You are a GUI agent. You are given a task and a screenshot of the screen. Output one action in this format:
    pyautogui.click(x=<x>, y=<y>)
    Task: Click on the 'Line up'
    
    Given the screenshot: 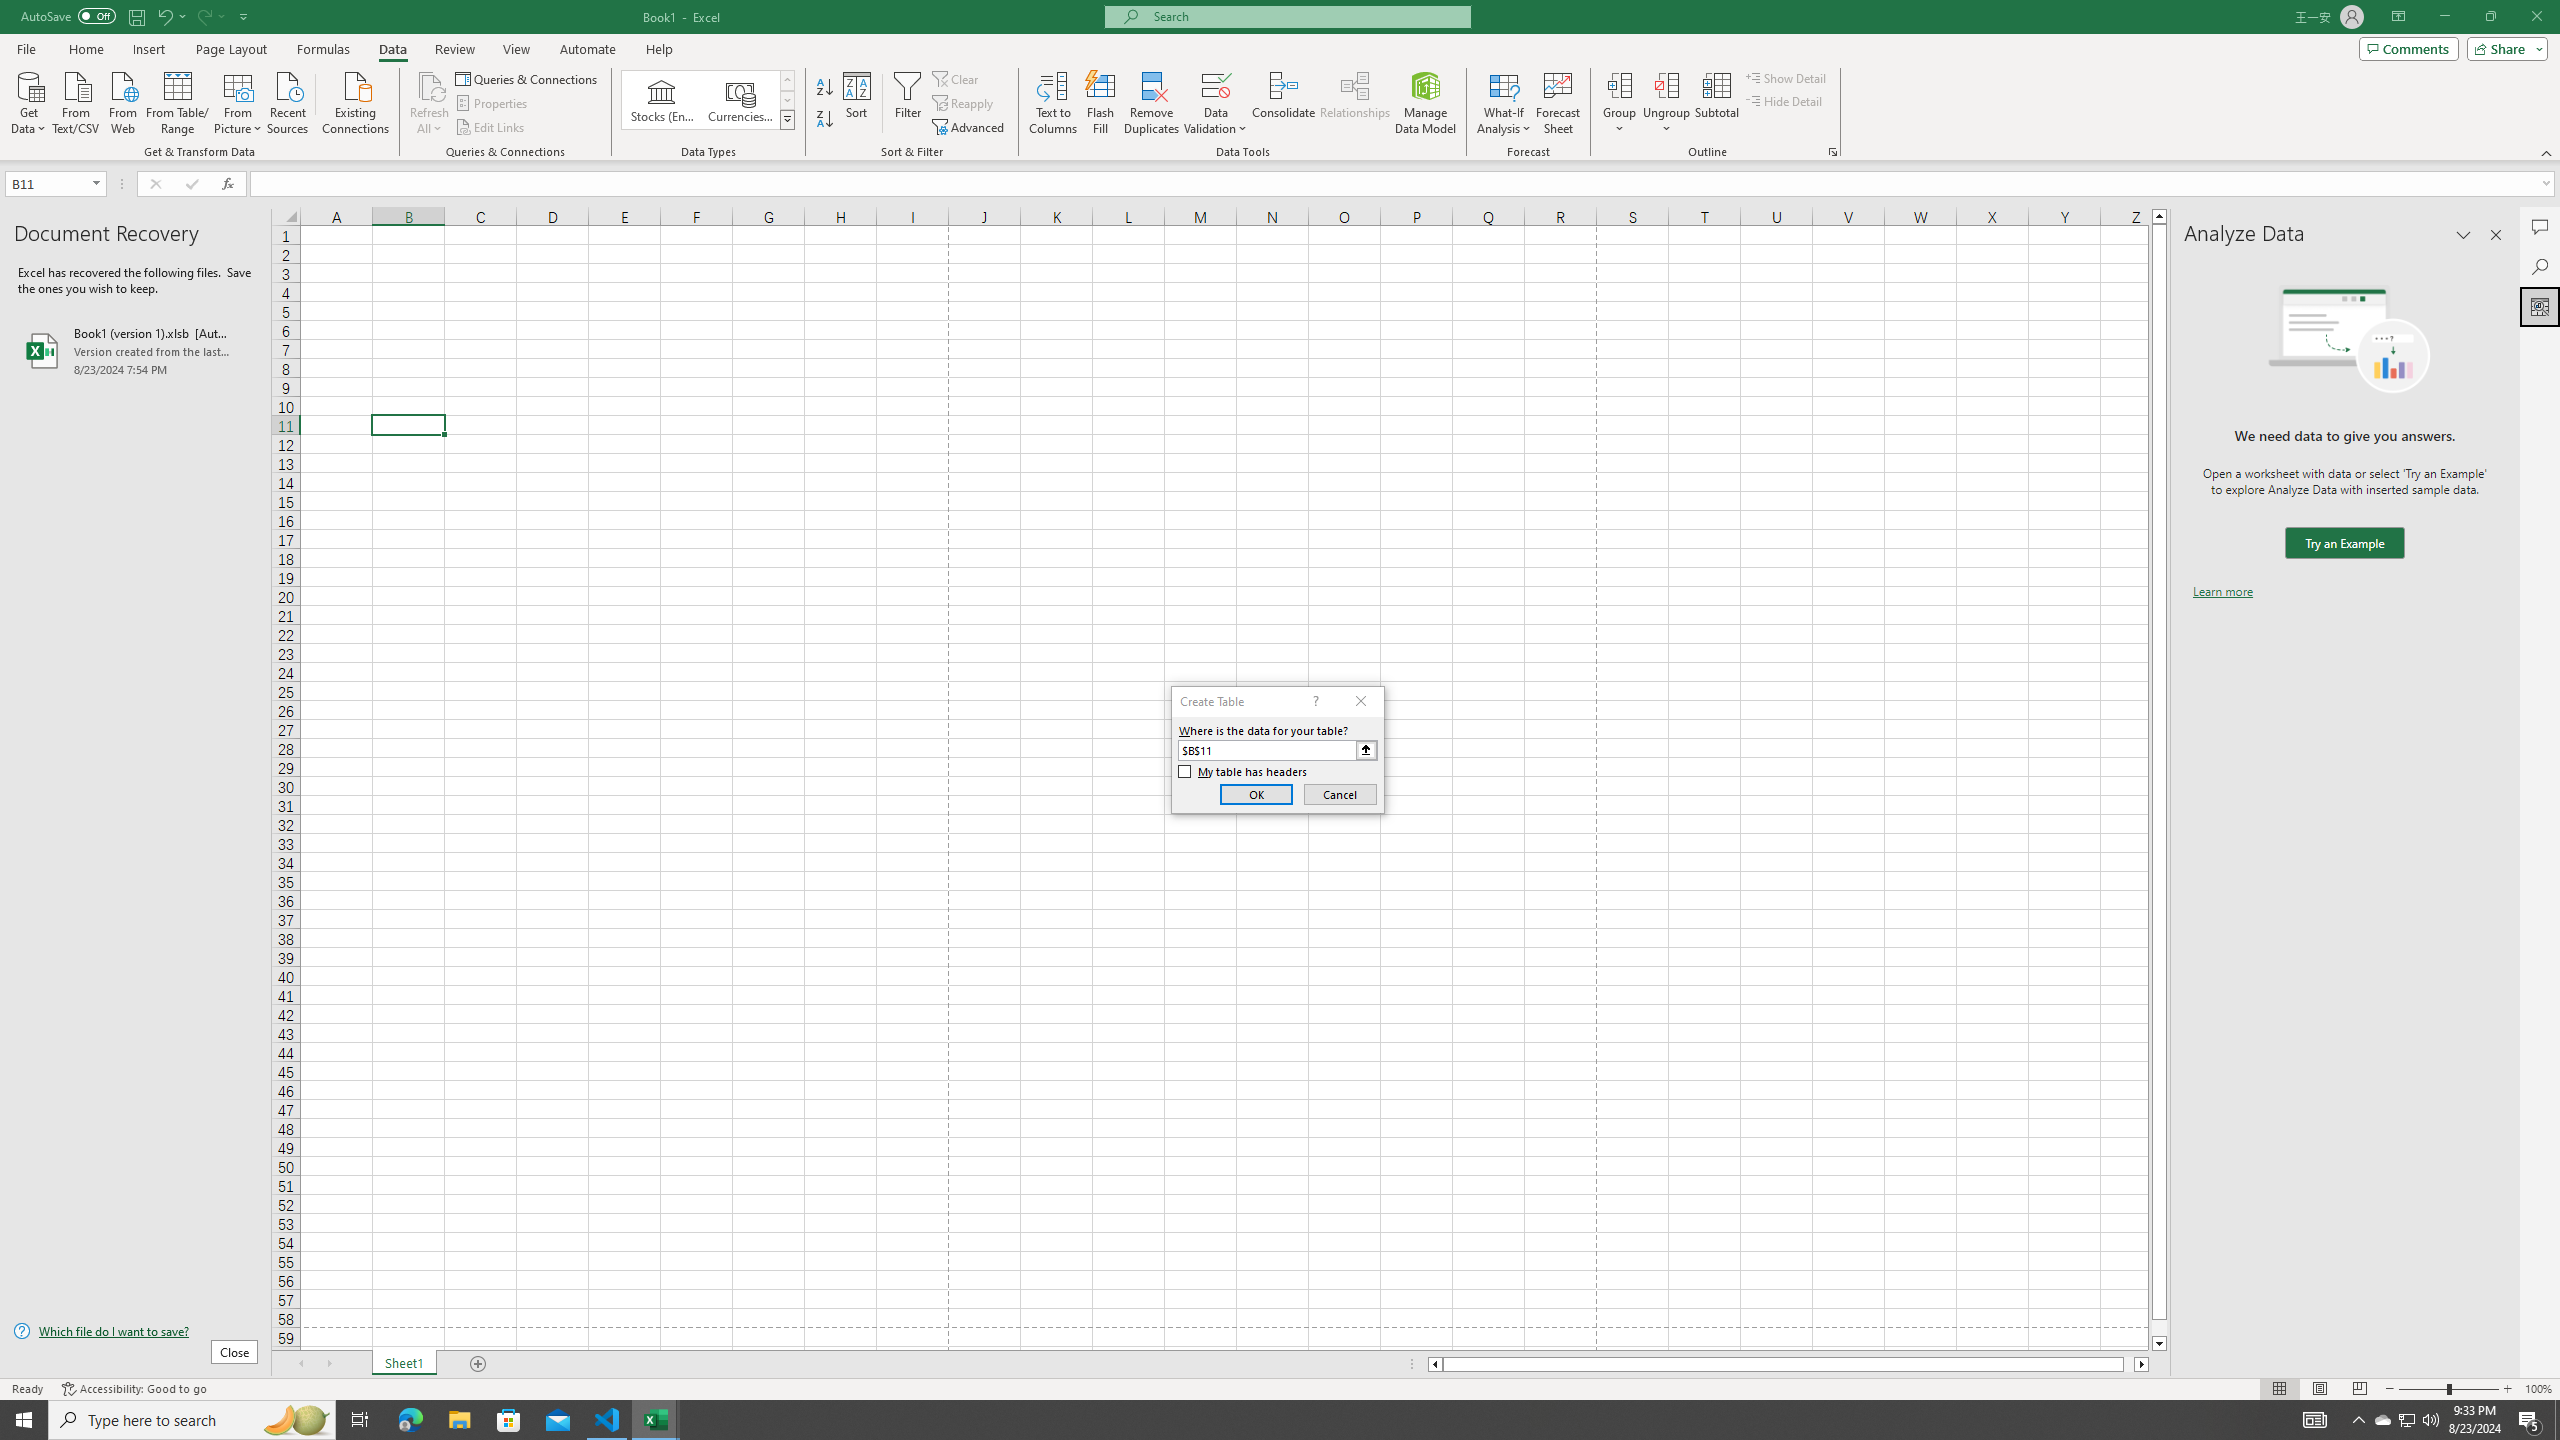 What is the action you would take?
    pyautogui.click(x=2159, y=215)
    